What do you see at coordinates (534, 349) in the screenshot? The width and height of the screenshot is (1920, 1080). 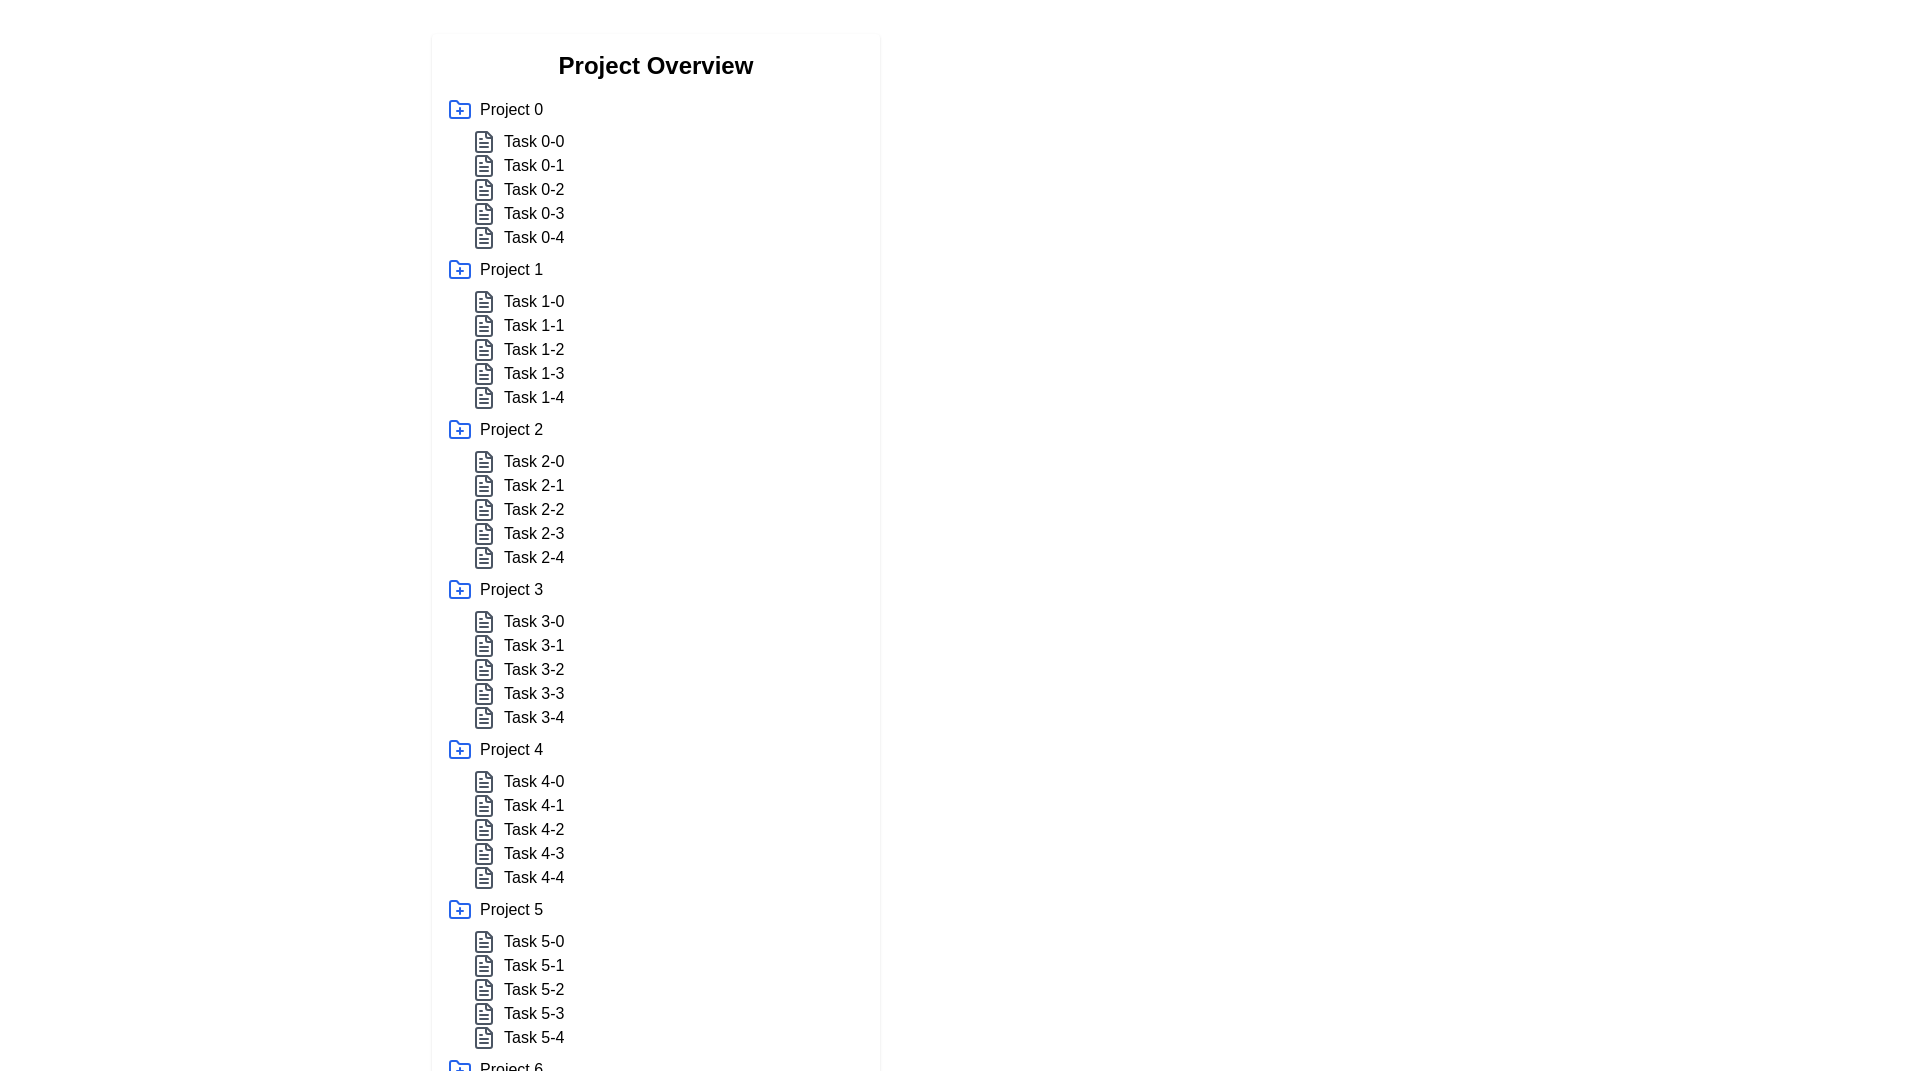 I see `the text label 'Task 1-2' which is the third task in the 'Project 1' section of the hierarchical list` at bounding box center [534, 349].